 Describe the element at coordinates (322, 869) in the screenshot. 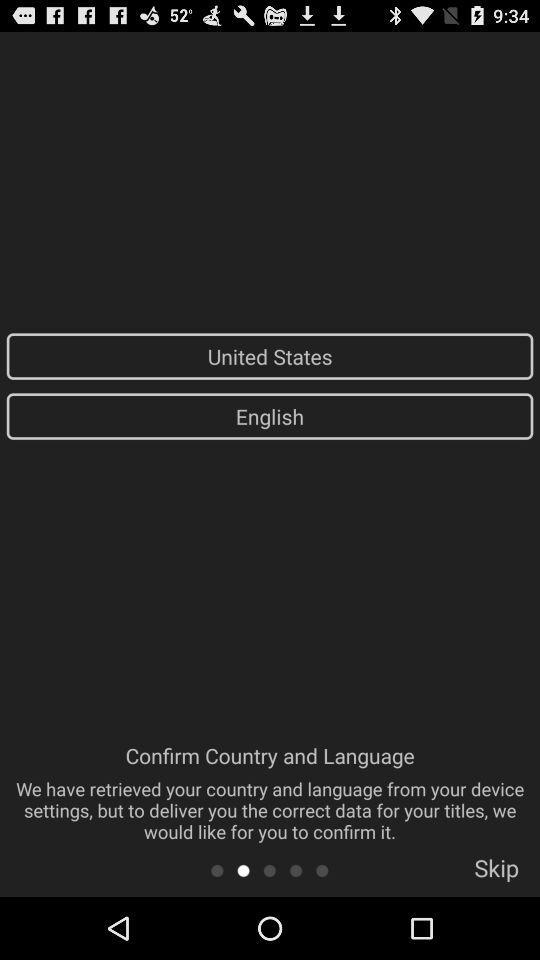

I see `page 5` at that location.